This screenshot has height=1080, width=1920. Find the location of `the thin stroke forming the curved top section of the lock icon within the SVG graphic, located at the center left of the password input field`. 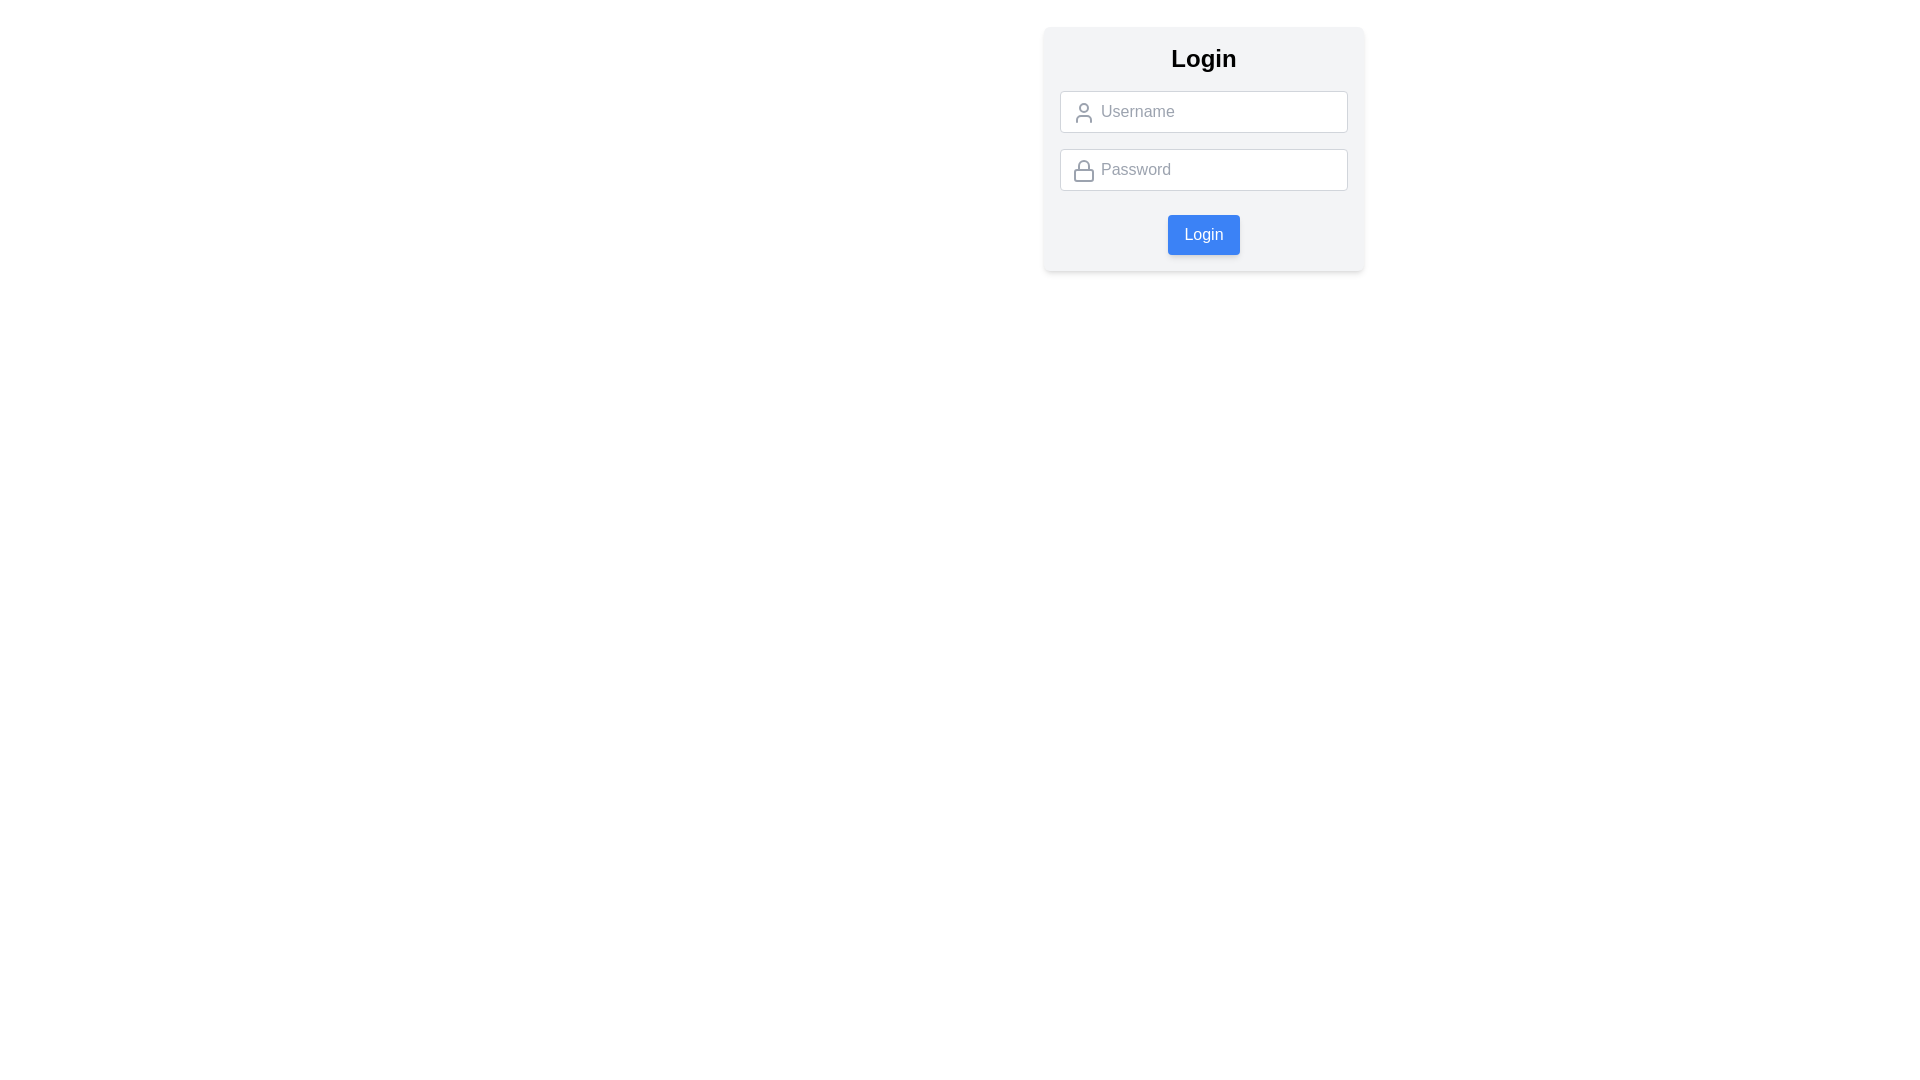

the thin stroke forming the curved top section of the lock icon within the SVG graphic, located at the center left of the password input field is located at coordinates (1083, 164).